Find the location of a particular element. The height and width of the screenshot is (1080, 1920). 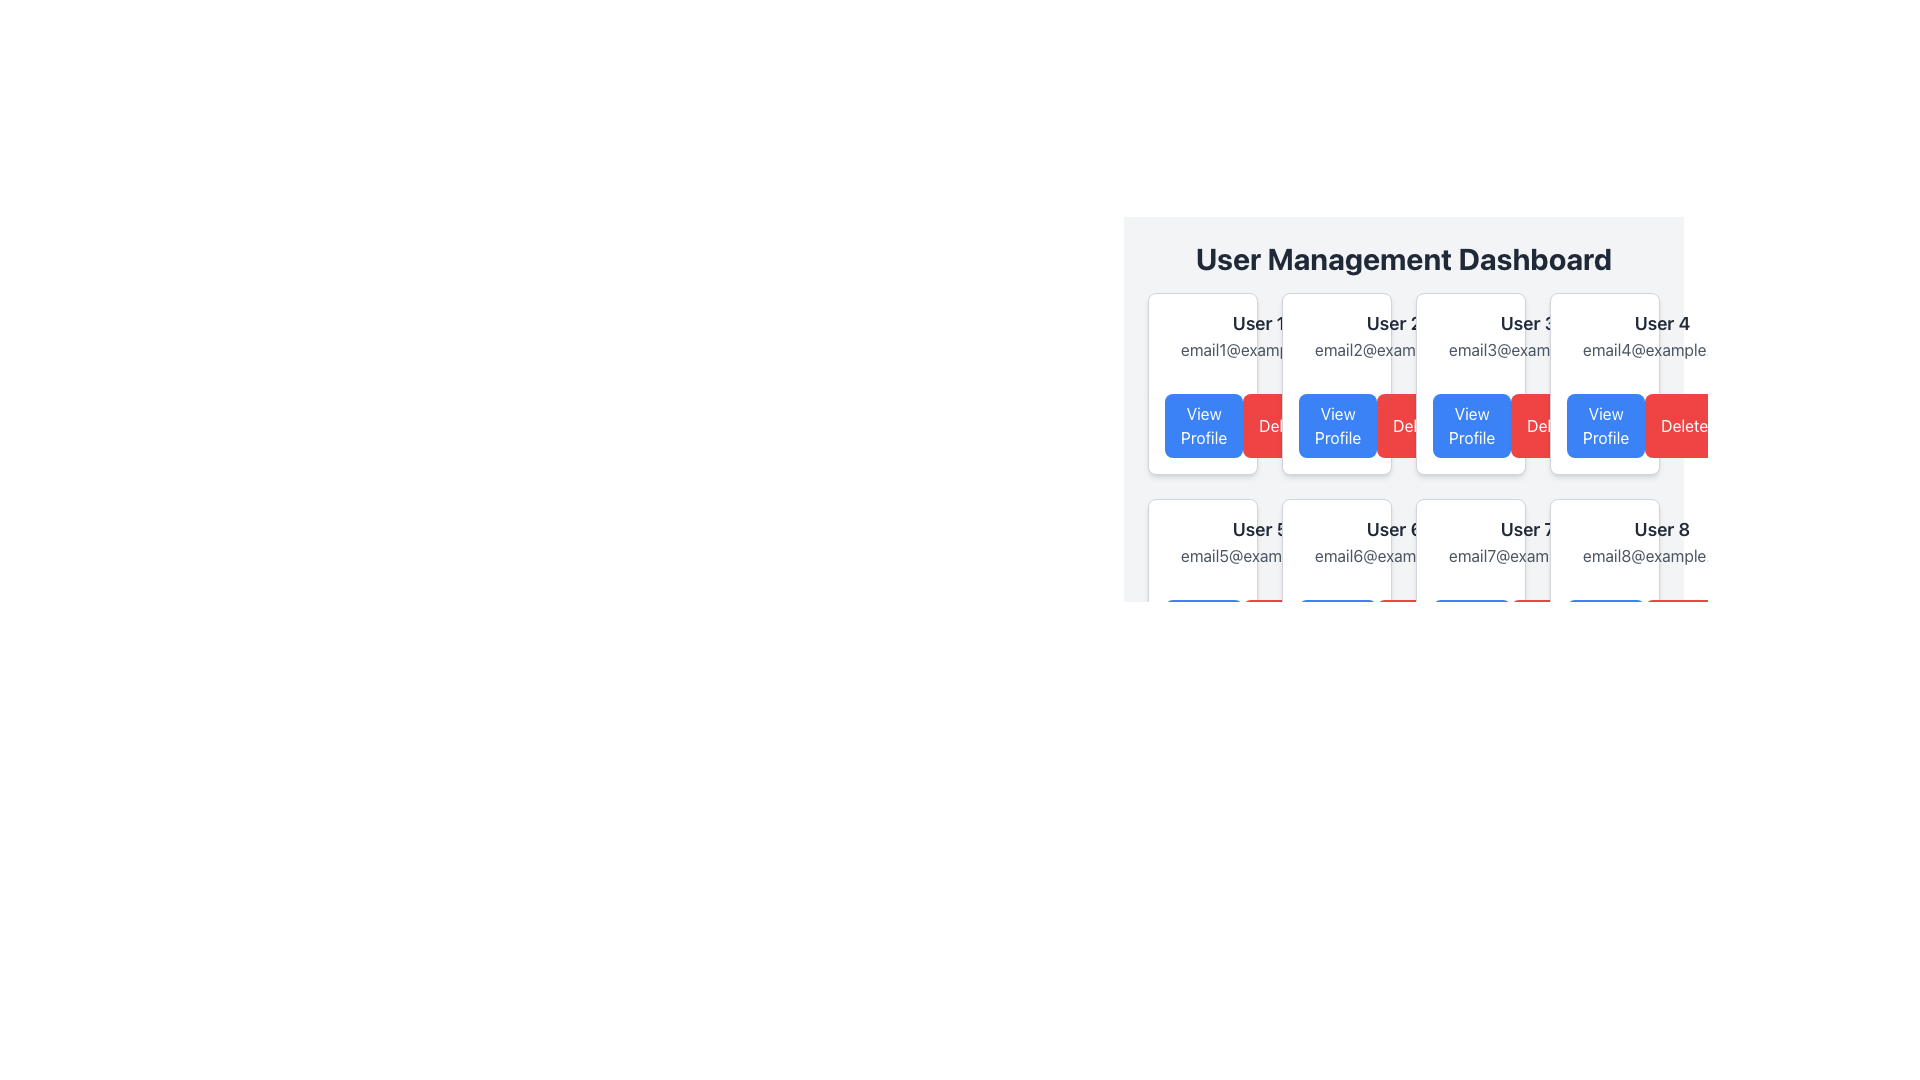

the first button in the user management dashboard grid under 'User 2' is located at coordinates (1338, 424).